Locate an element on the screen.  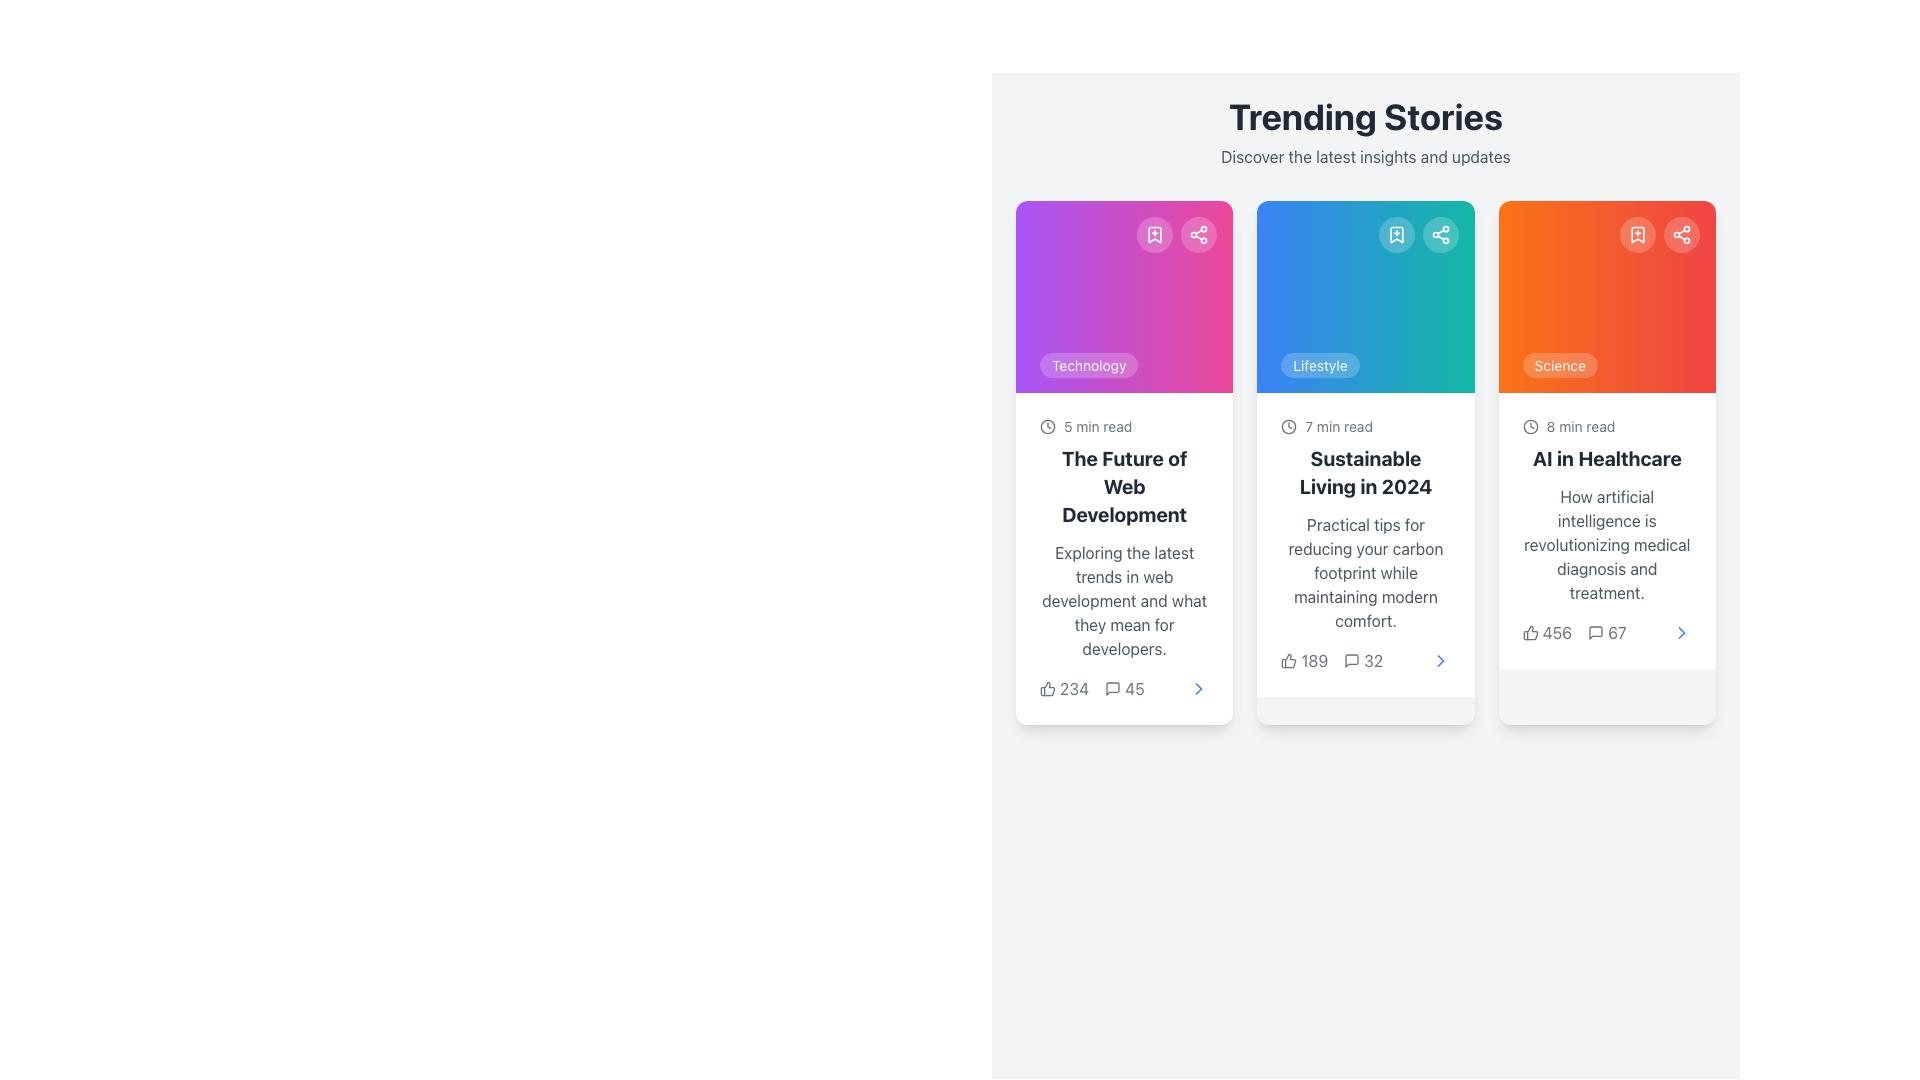
the circular button with a bookmark icon located in the top-right corner of the second card in the 'Trending Stories' section is located at coordinates (1395, 234).